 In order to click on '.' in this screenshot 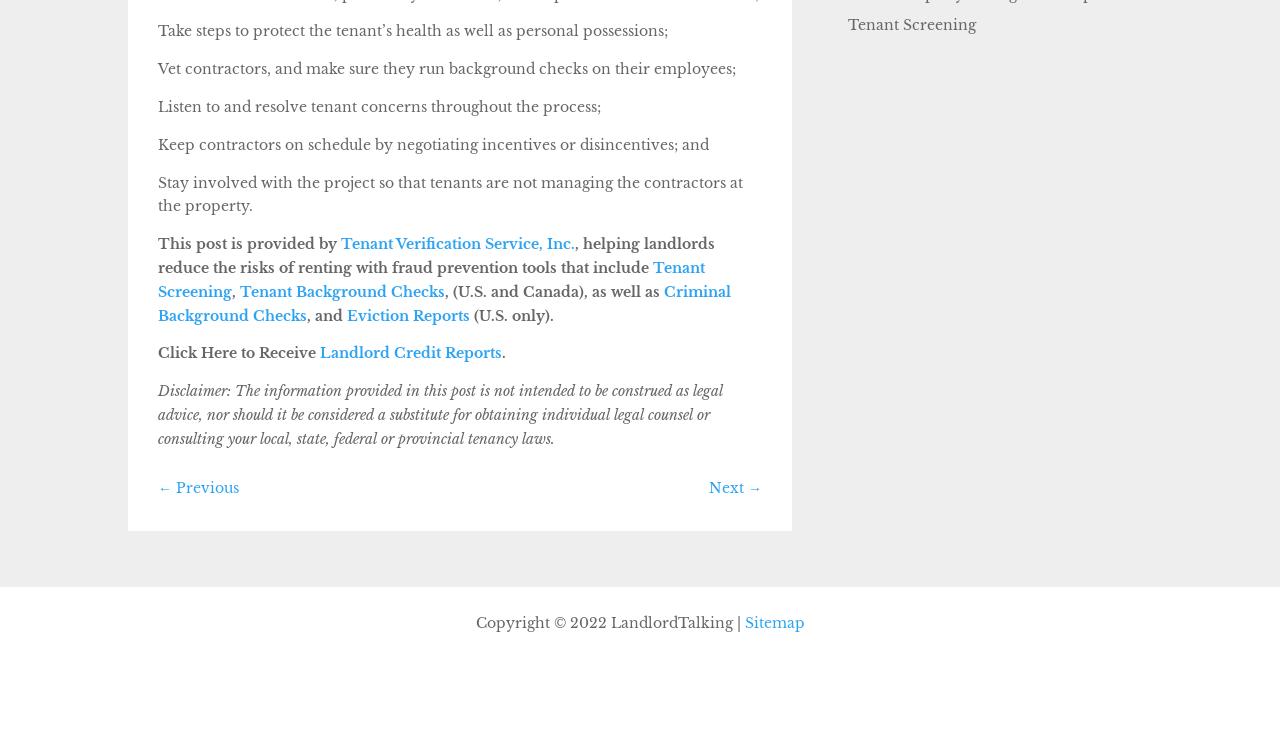, I will do `click(502, 353)`.